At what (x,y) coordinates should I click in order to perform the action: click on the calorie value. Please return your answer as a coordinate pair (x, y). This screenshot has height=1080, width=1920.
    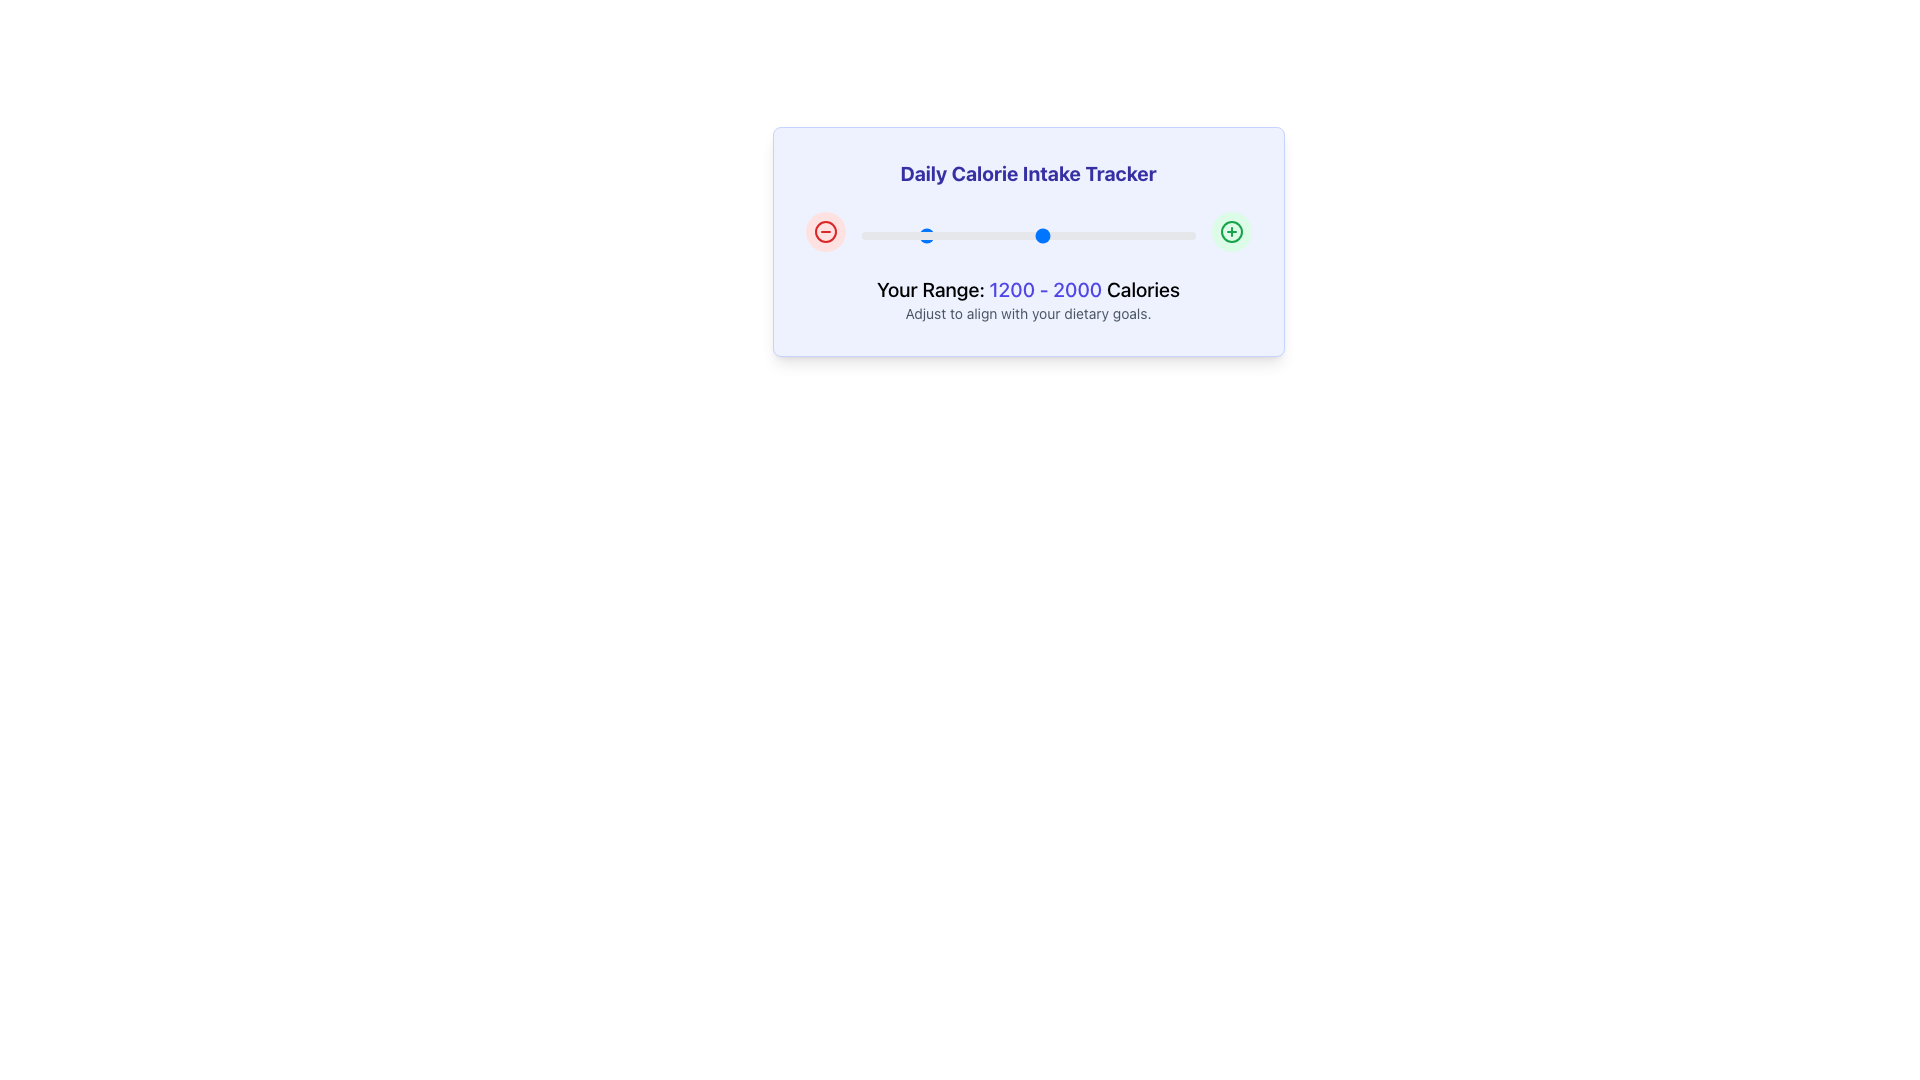
    Looking at the image, I should click on (1040, 234).